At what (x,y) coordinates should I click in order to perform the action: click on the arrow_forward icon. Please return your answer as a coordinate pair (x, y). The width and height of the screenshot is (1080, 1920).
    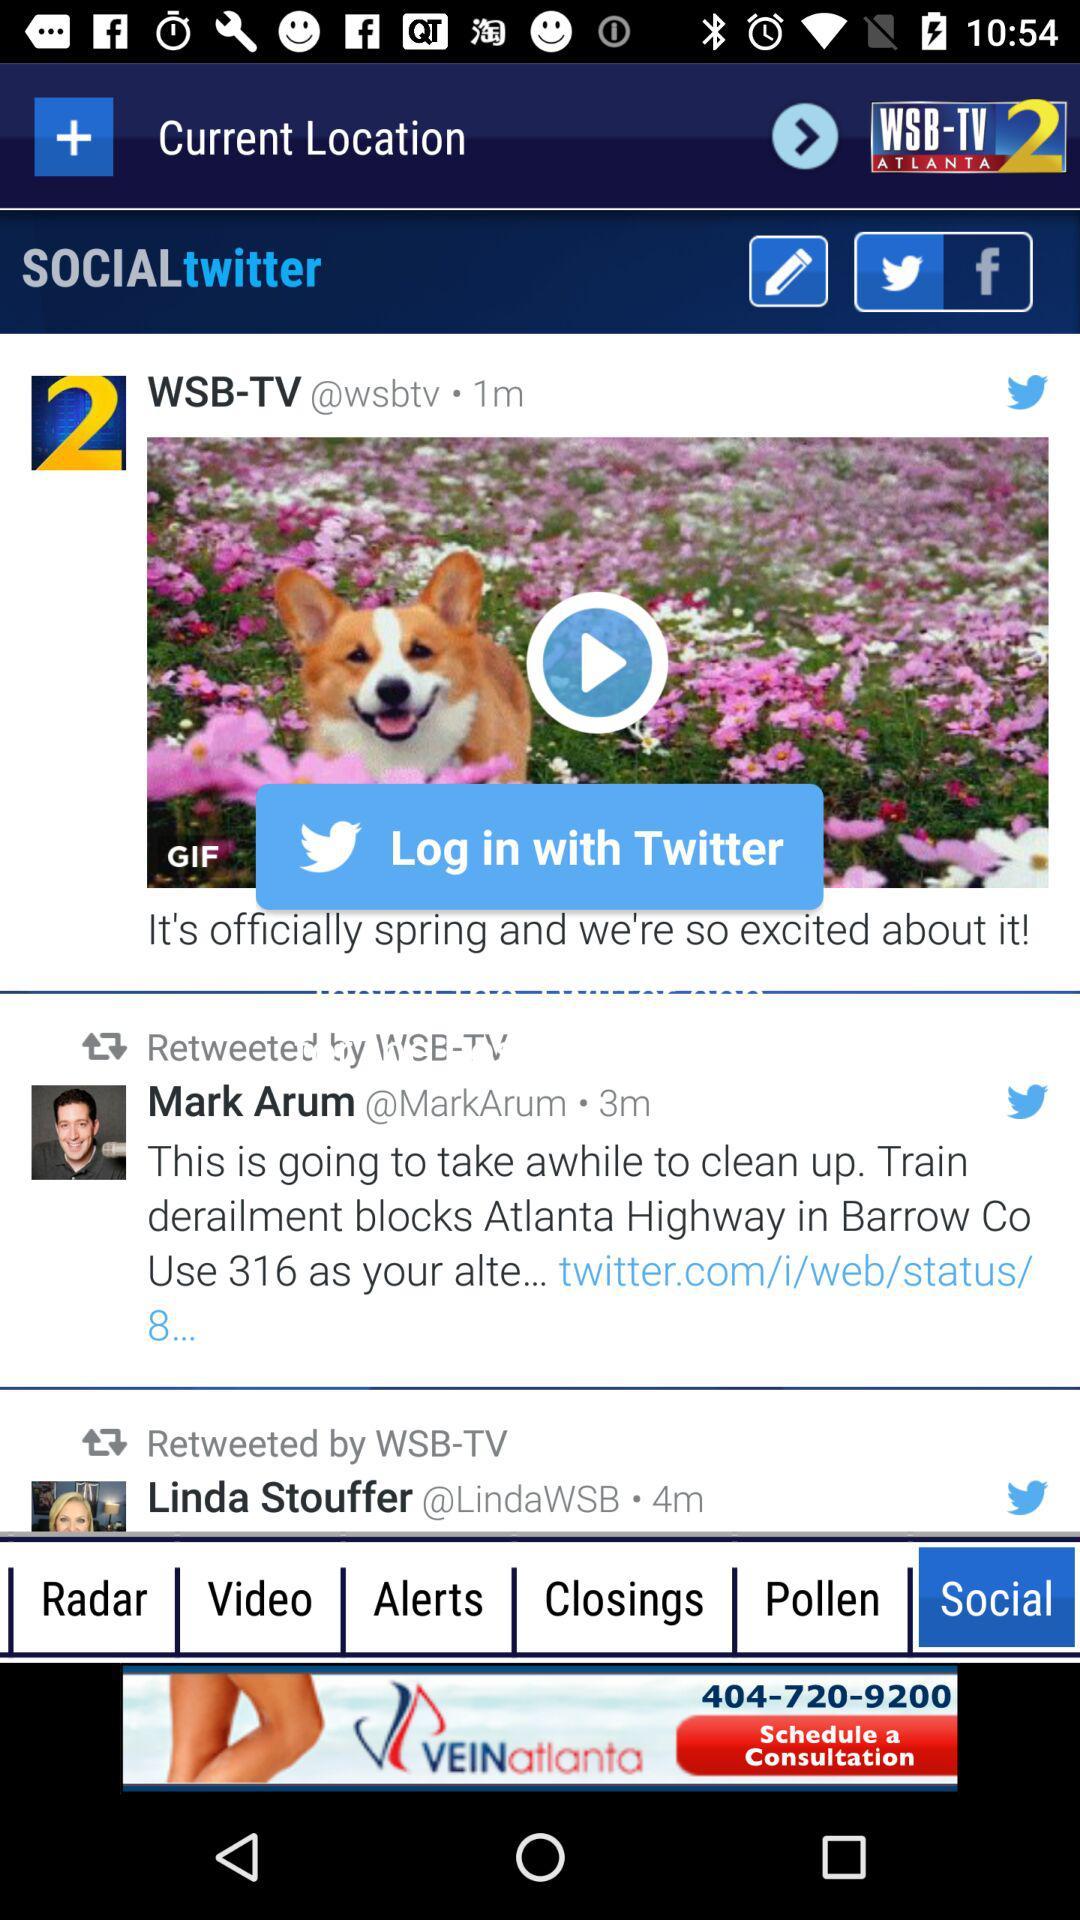
    Looking at the image, I should click on (804, 135).